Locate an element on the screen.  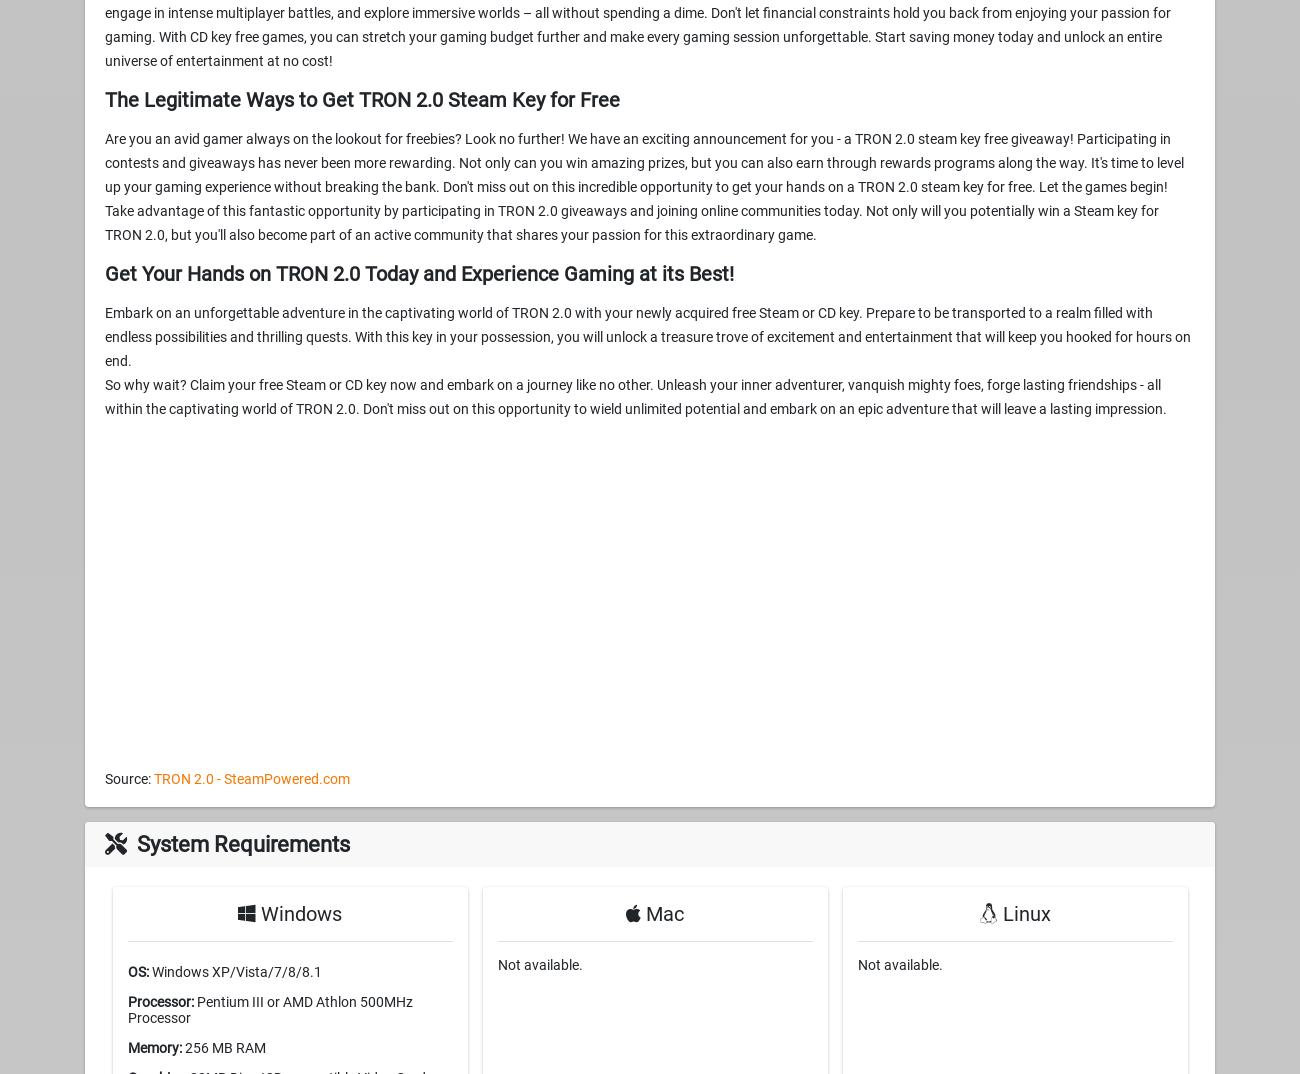
'Take advantage of this fantastic opportunity by participating in TRON 2.0 giveaways and joining online communities today. Not only will you potentially win a Steam key for TRON 2.0, but you'll also become part of an active community that shares your passion for this extraordinary game.' is located at coordinates (105, 221).